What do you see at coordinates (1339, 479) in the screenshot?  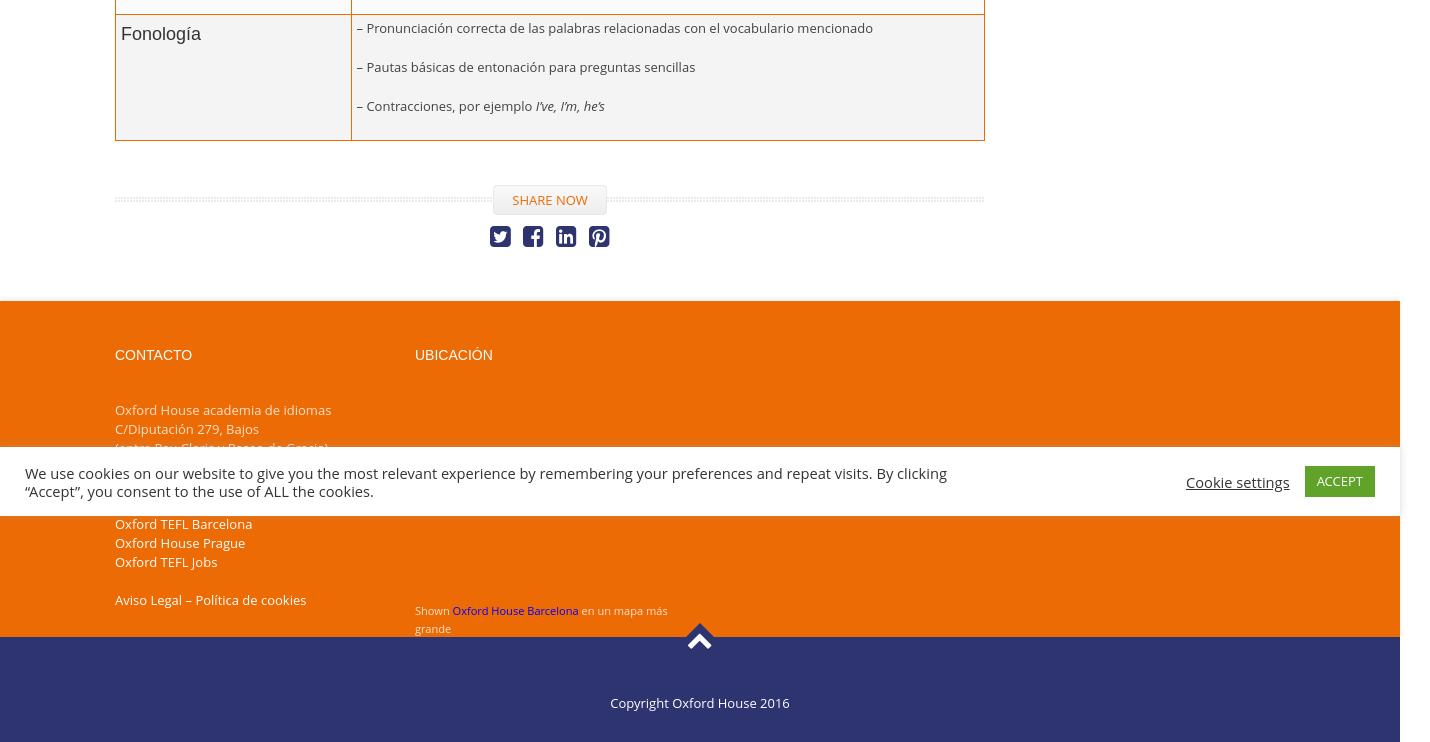 I see `'ACCEPT'` at bounding box center [1339, 479].